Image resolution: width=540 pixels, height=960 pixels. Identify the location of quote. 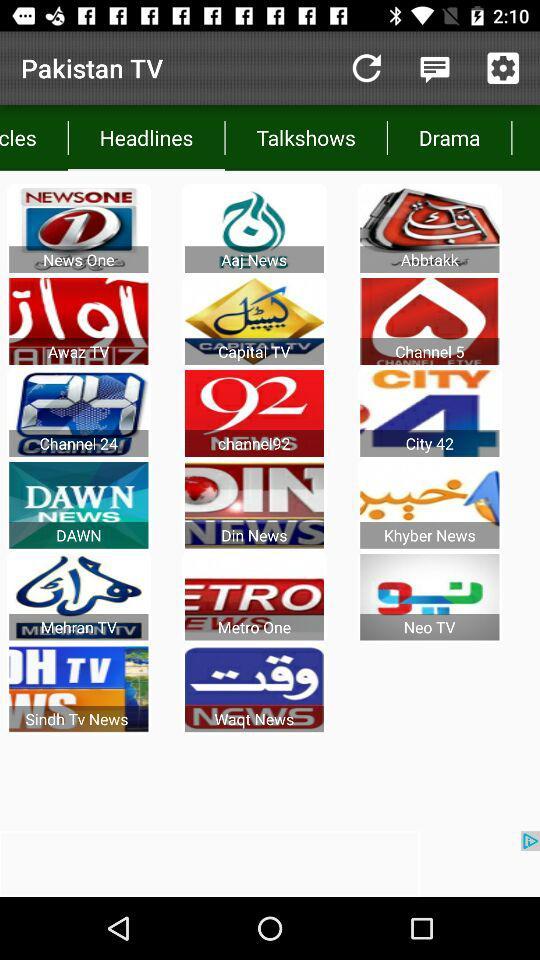
(434, 68).